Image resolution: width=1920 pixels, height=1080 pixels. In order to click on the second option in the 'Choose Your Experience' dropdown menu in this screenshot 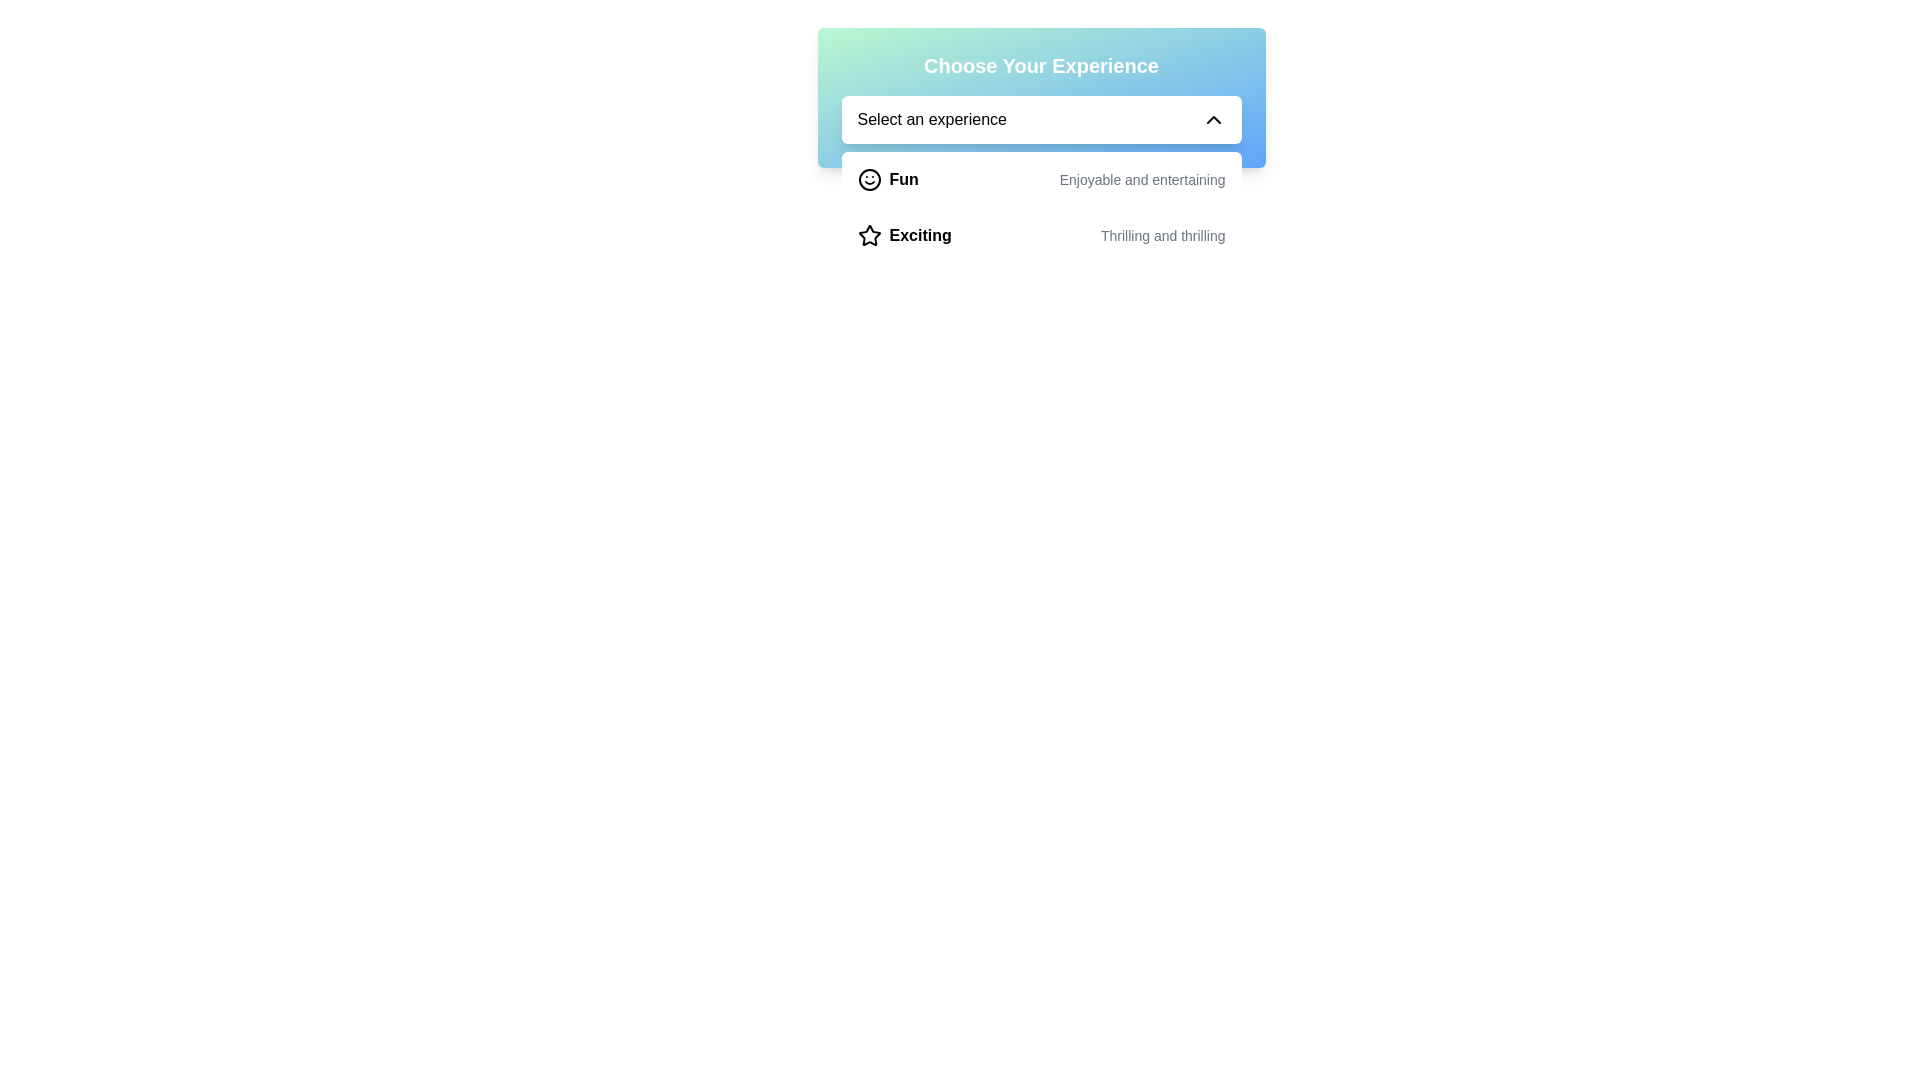, I will do `click(1040, 234)`.